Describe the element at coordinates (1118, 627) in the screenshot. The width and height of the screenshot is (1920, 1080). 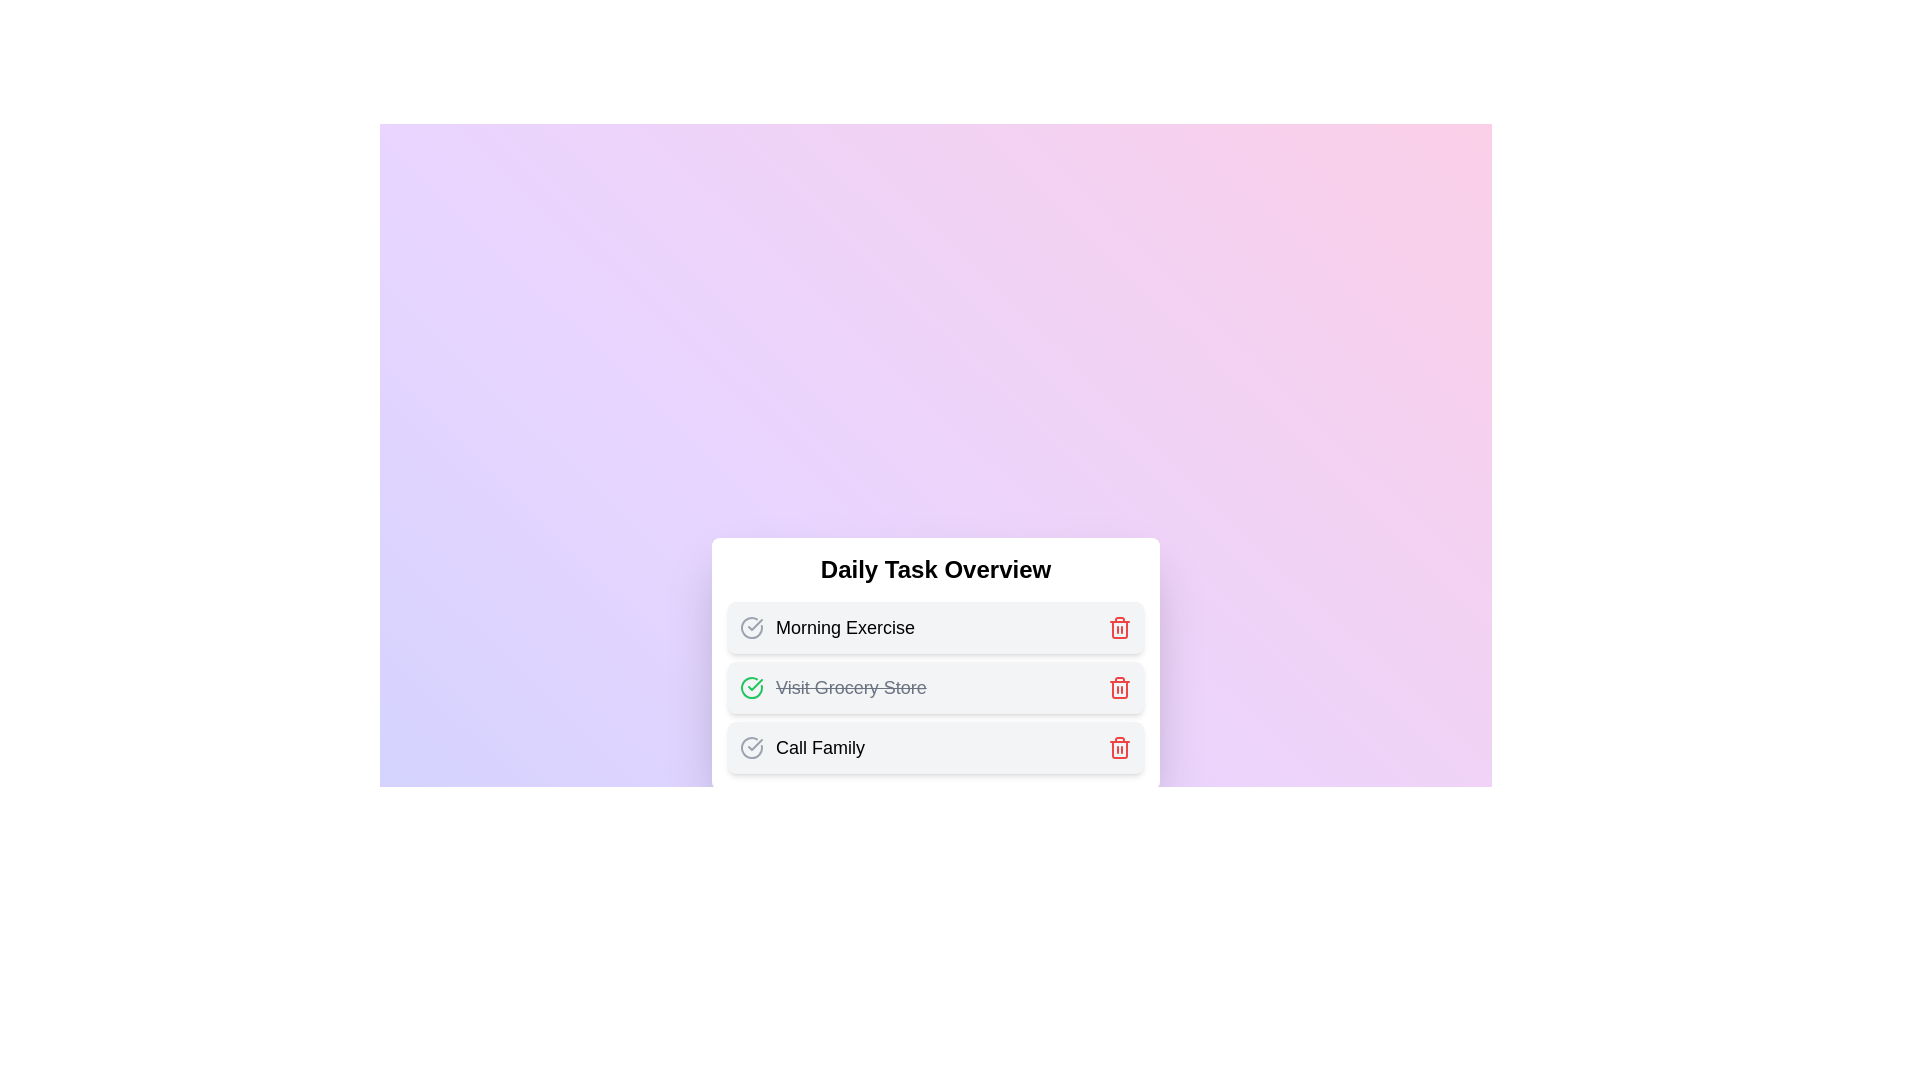
I see `the trash icon to delete the task Morning Exercise` at that location.